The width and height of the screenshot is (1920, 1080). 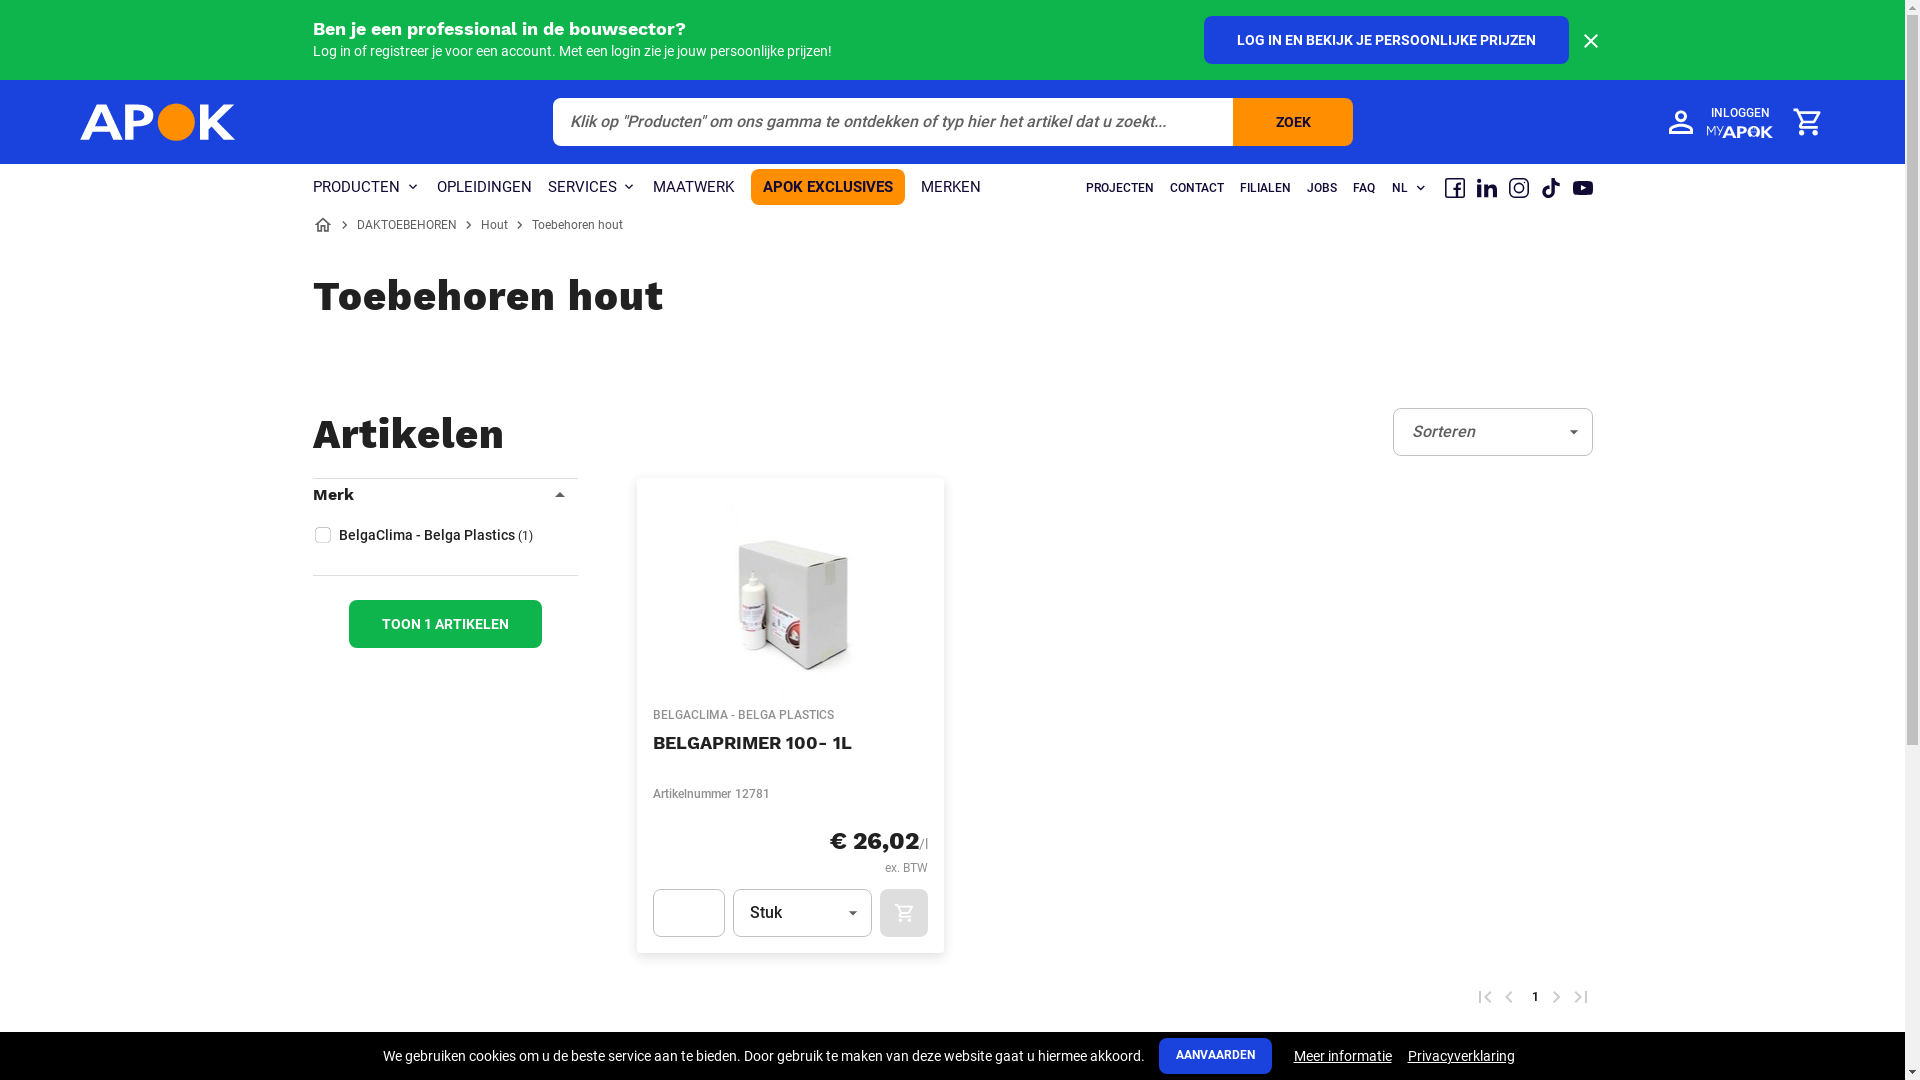 What do you see at coordinates (1581, 188) in the screenshot?
I see `'Youtube'` at bounding box center [1581, 188].